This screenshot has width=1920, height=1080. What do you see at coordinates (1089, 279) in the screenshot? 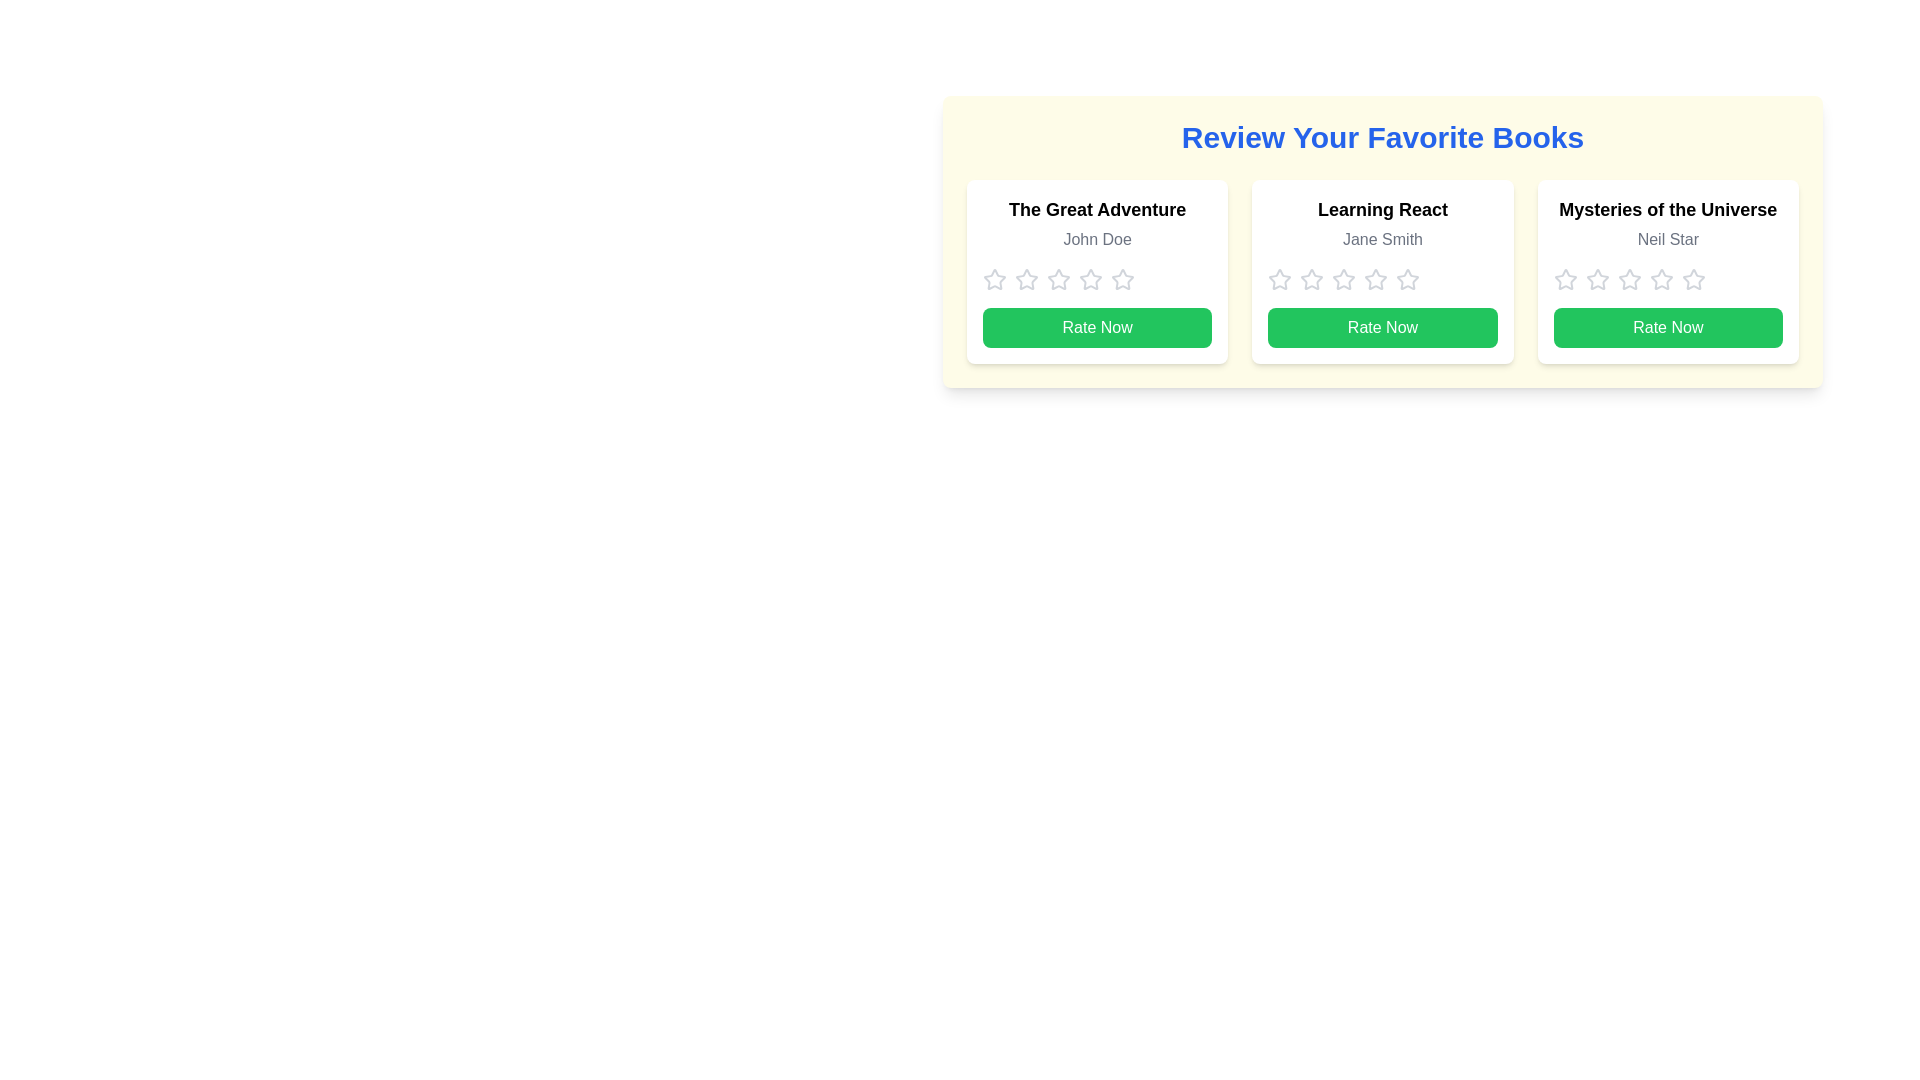
I see `the fourth star icon in the rating section of 'The Great Adventure' book card` at bounding box center [1089, 279].